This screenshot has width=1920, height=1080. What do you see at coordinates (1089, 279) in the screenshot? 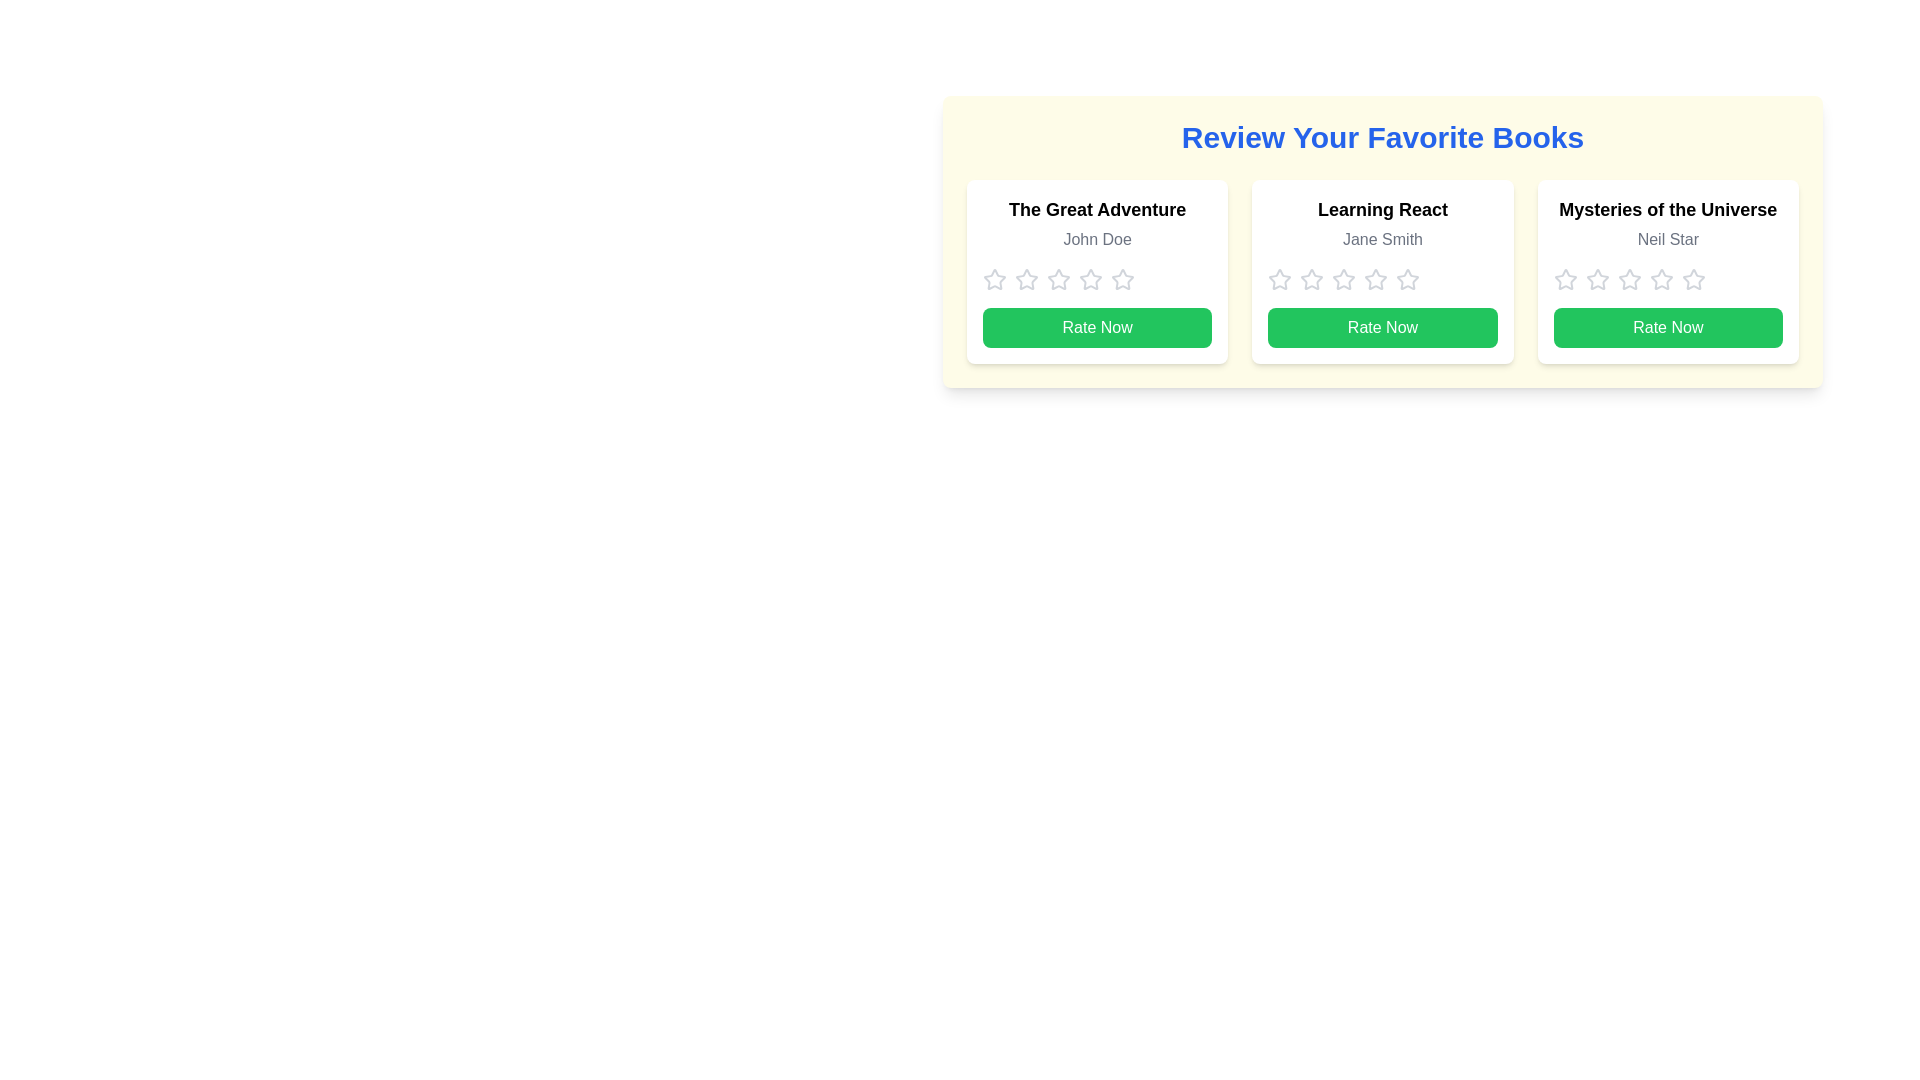
I see `the fourth star icon in the rating section of 'The Great Adventure' book card` at bounding box center [1089, 279].